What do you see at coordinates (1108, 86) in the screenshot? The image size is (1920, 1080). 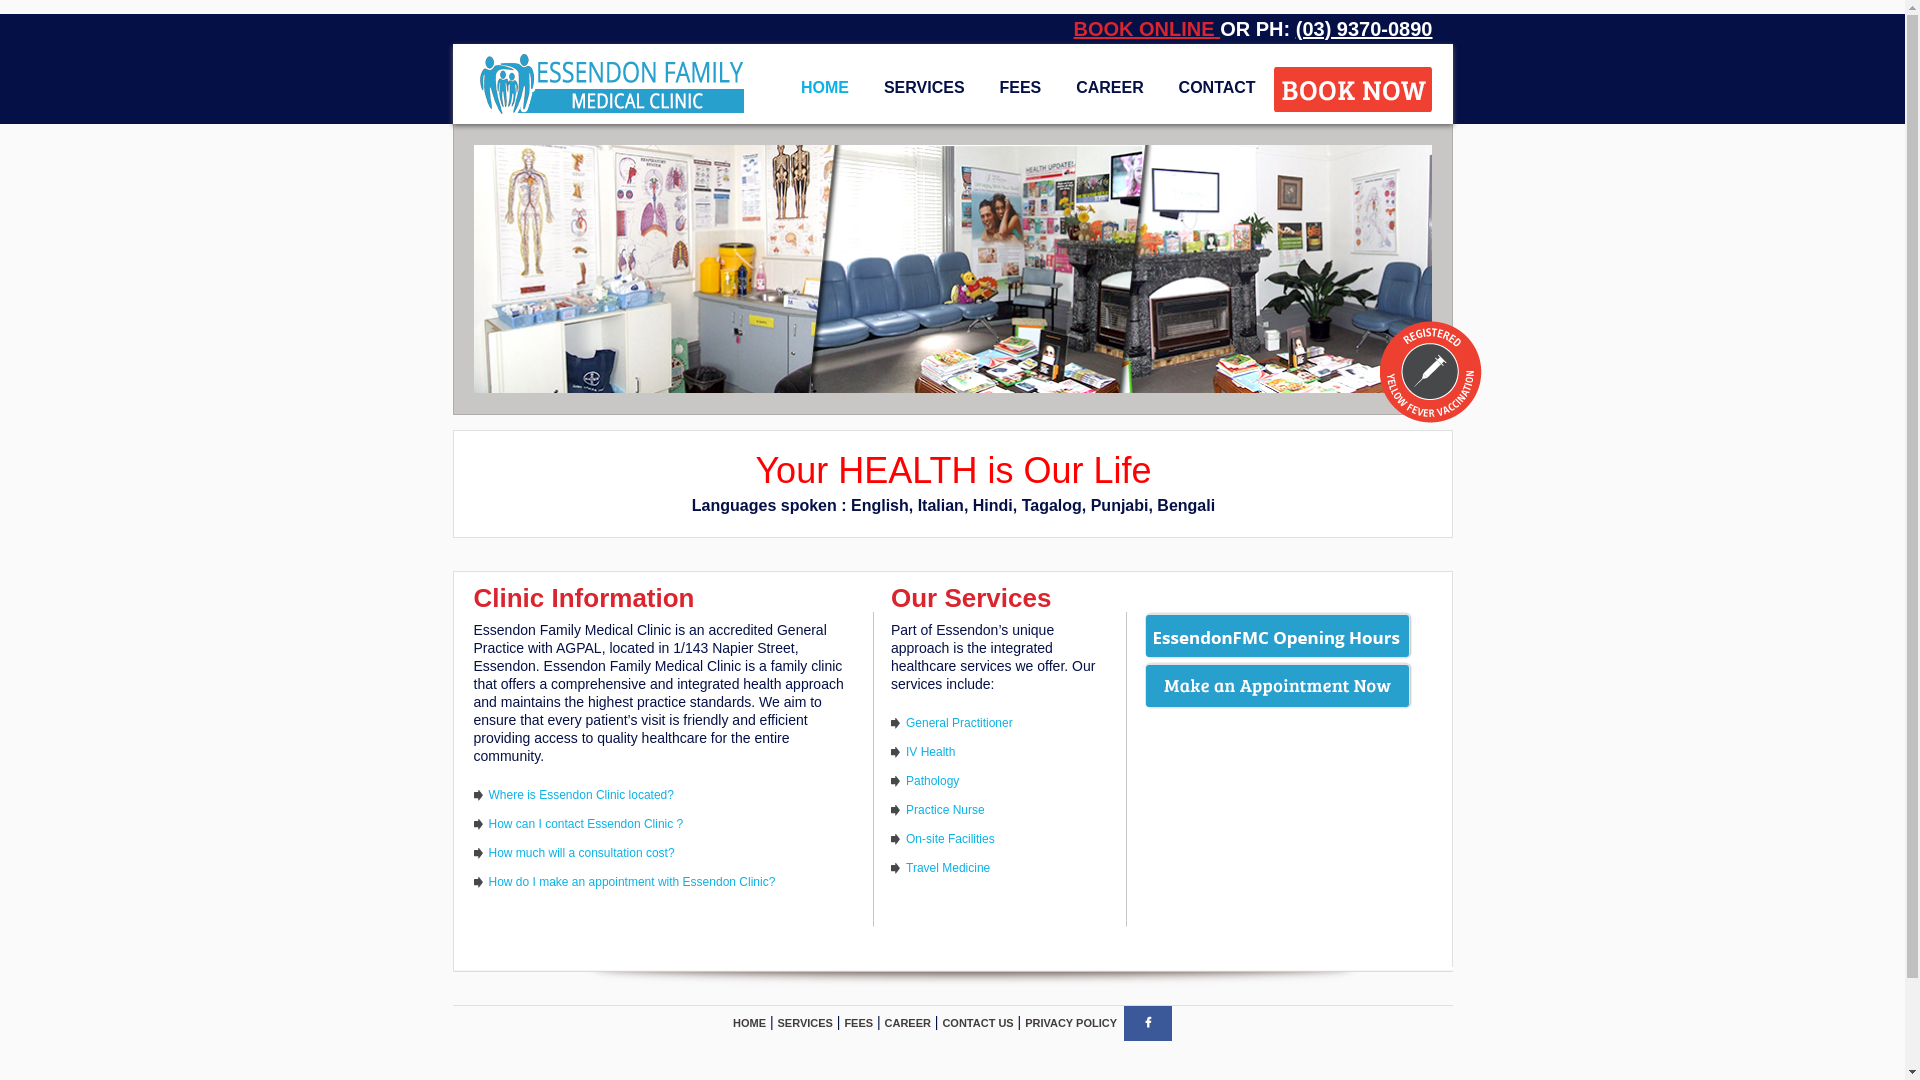 I see `'CAREER'` at bounding box center [1108, 86].